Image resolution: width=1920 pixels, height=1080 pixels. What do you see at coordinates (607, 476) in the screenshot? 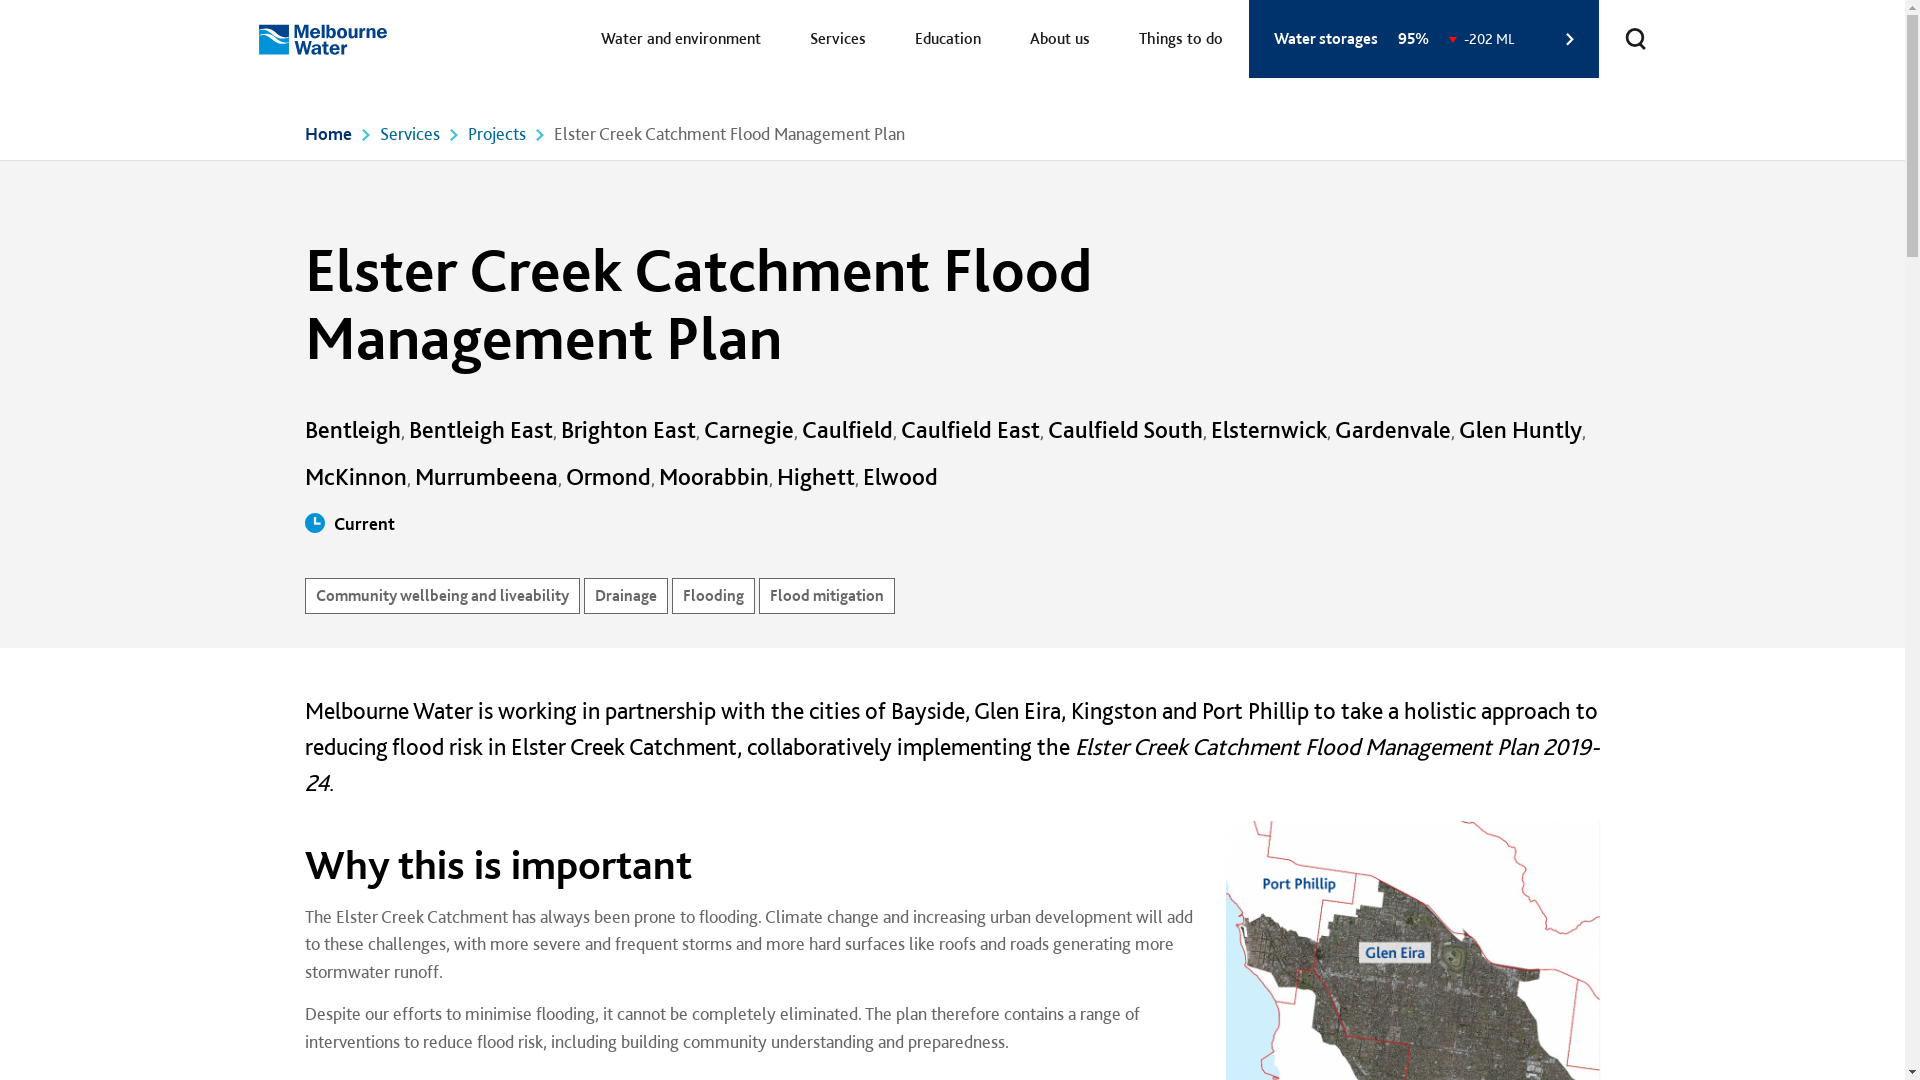
I see `'Ormond'` at bounding box center [607, 476].